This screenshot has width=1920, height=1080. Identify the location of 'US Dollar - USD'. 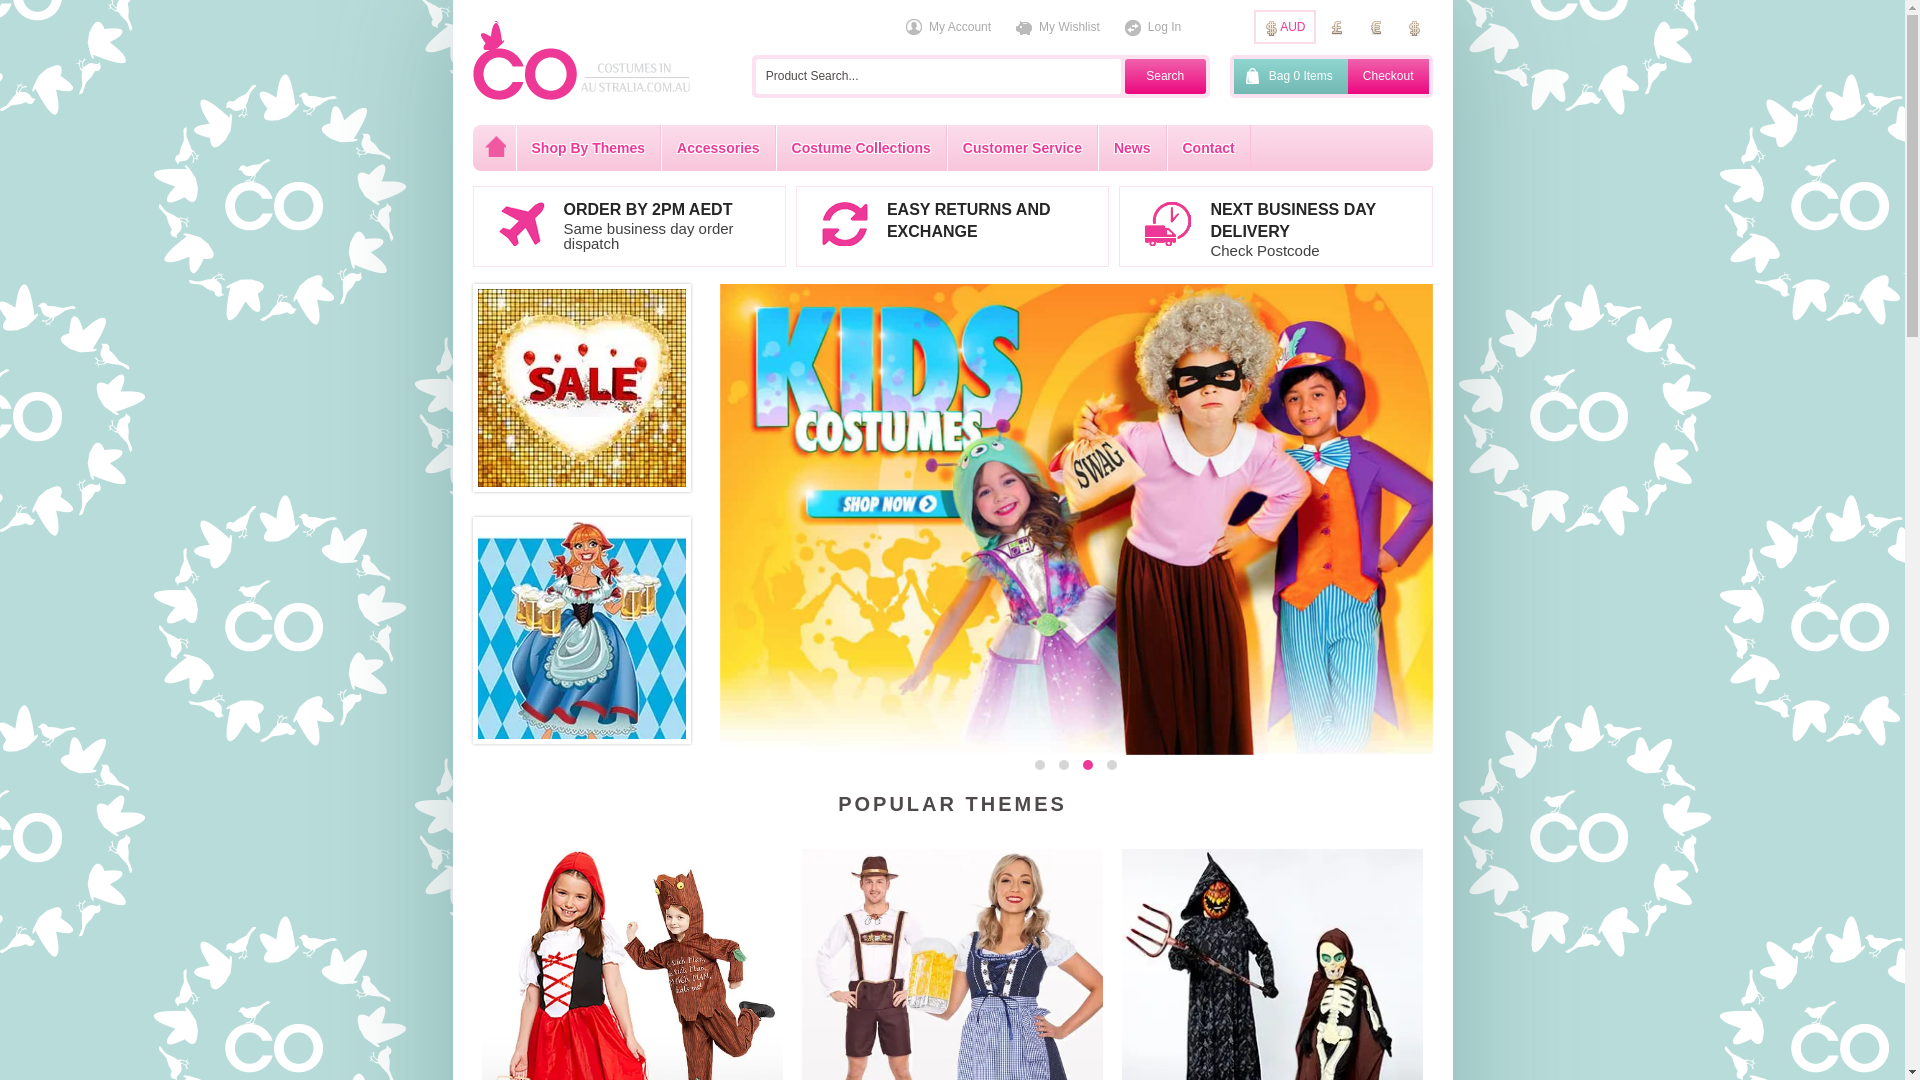
(1413, 27).